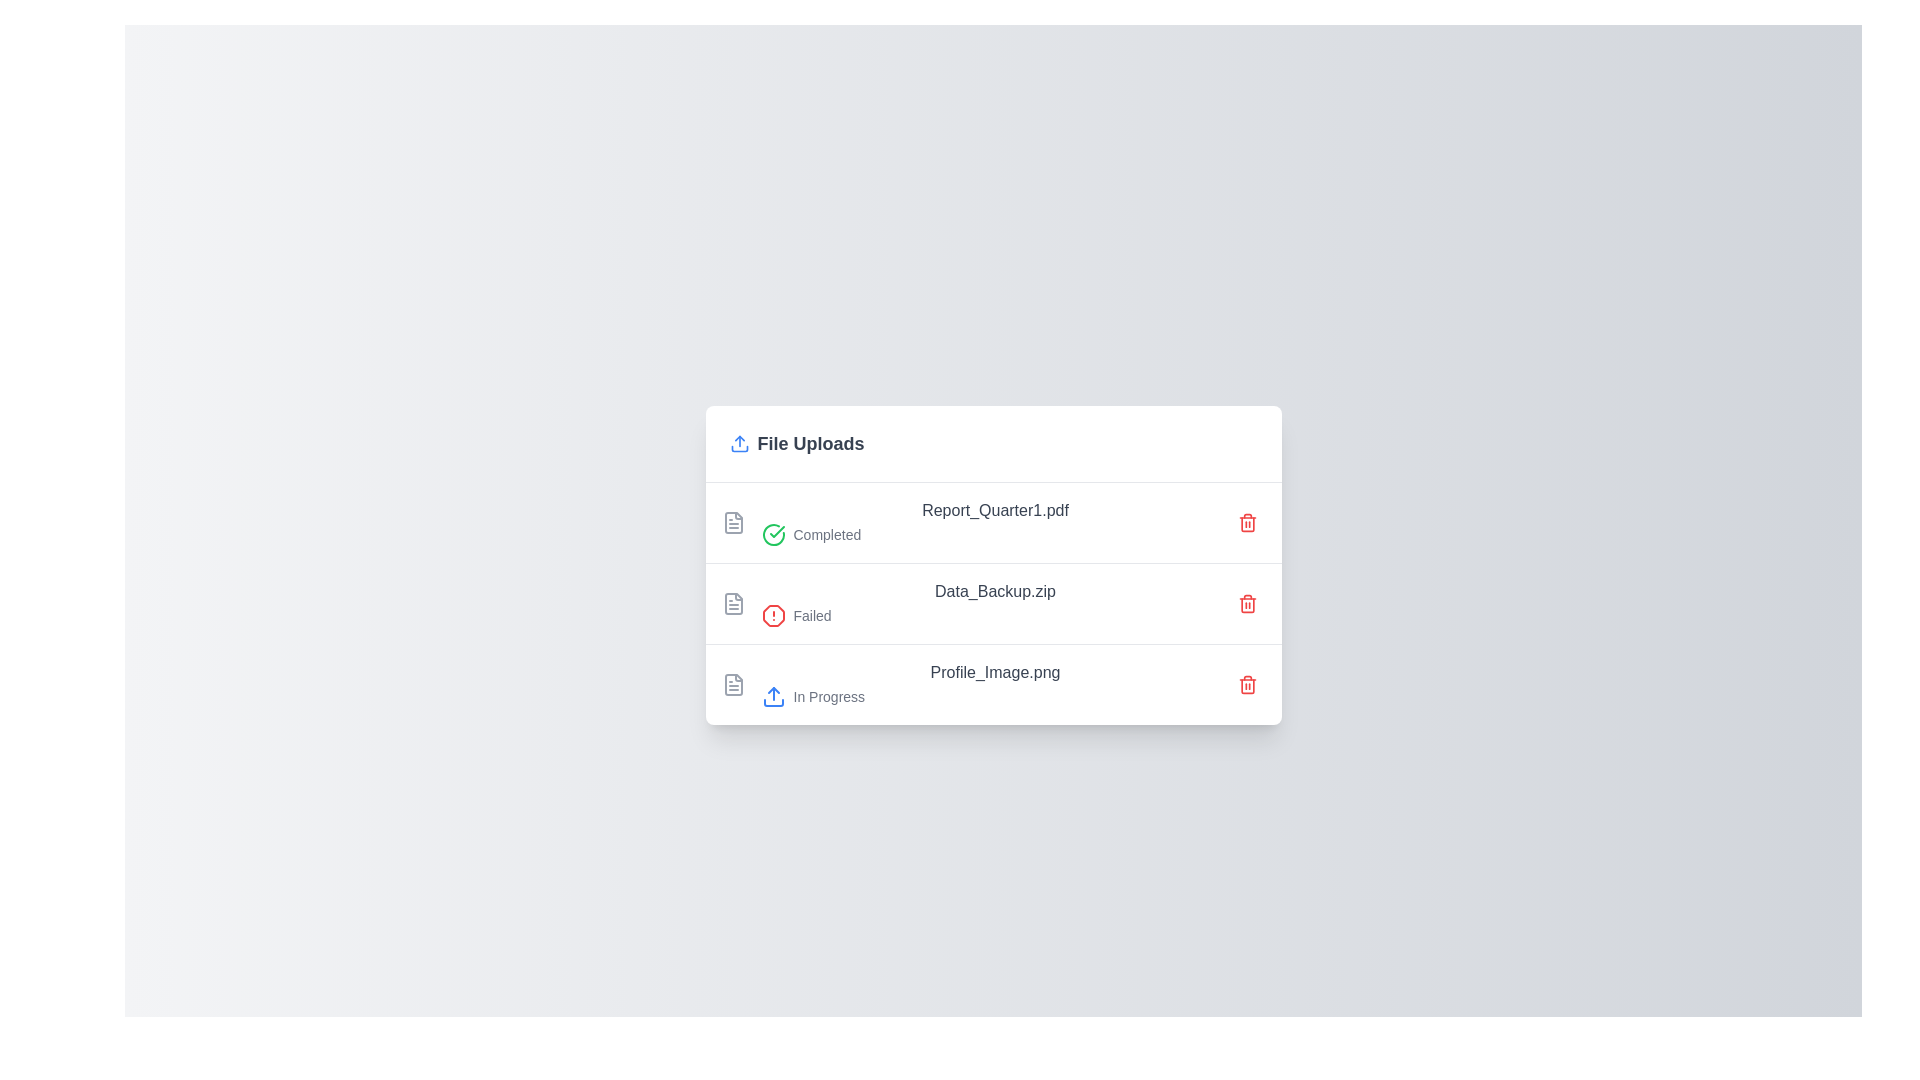  Describe the element at coordinates (995, 683) in the screenshot. I see `filename 'Profile_Image.png' and its status 'in progress' from the informational label in the 'File Uploads' section, which is the third row in the list` at that location.